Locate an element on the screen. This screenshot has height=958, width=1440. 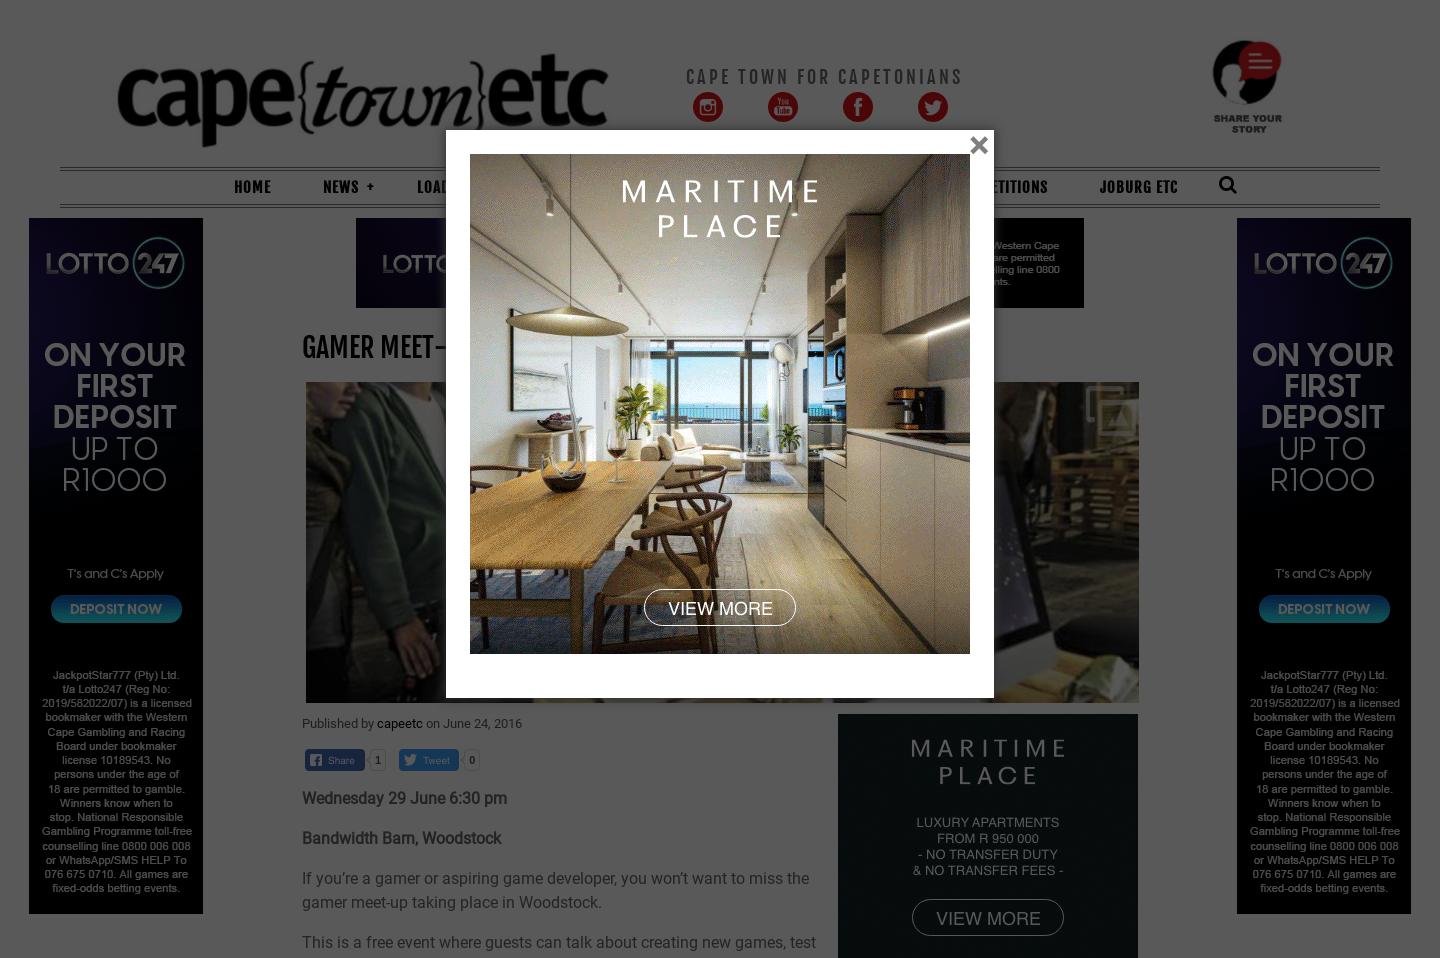
'Published by' is located at coordinates (339, 723).